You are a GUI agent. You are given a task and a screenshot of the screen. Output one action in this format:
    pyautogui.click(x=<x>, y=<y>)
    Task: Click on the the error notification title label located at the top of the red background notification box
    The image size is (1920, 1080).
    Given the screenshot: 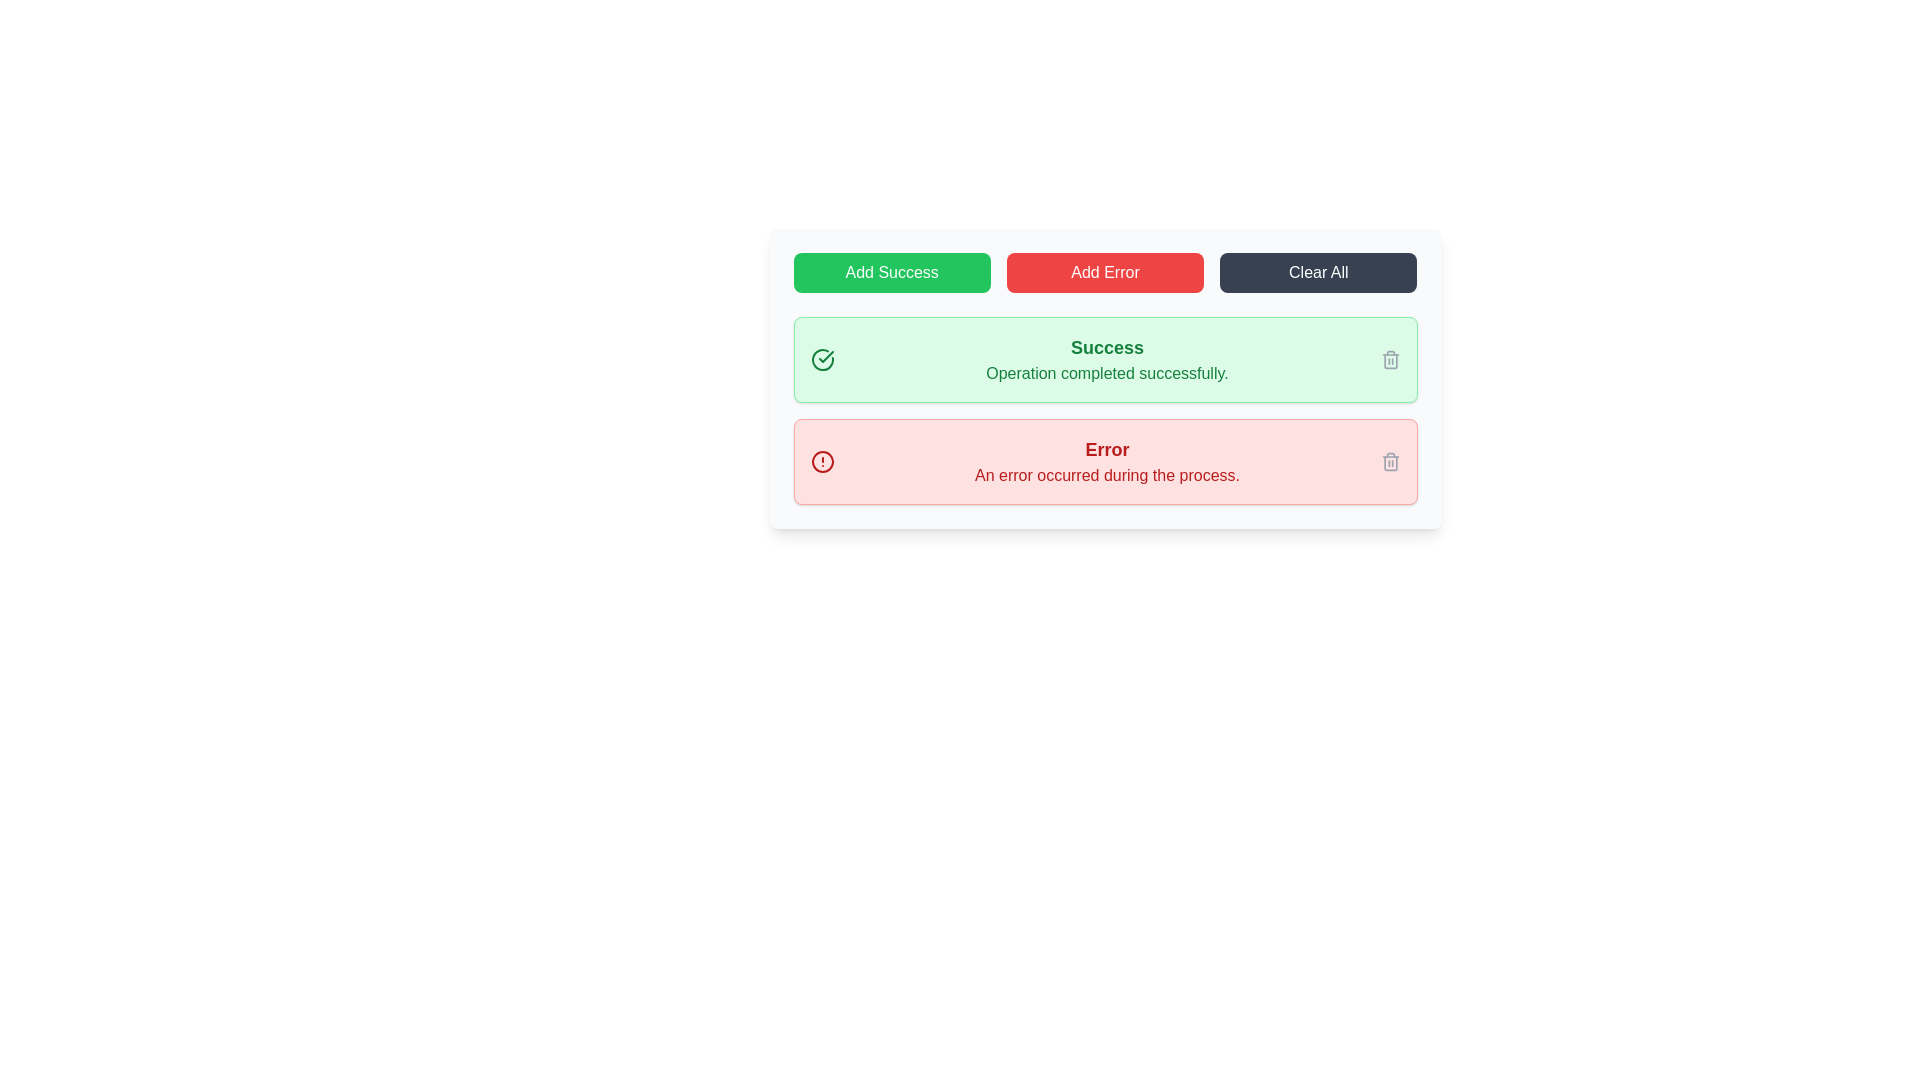 What is the action you would take?
    pyautogui.click(x=1106, y=450)
    